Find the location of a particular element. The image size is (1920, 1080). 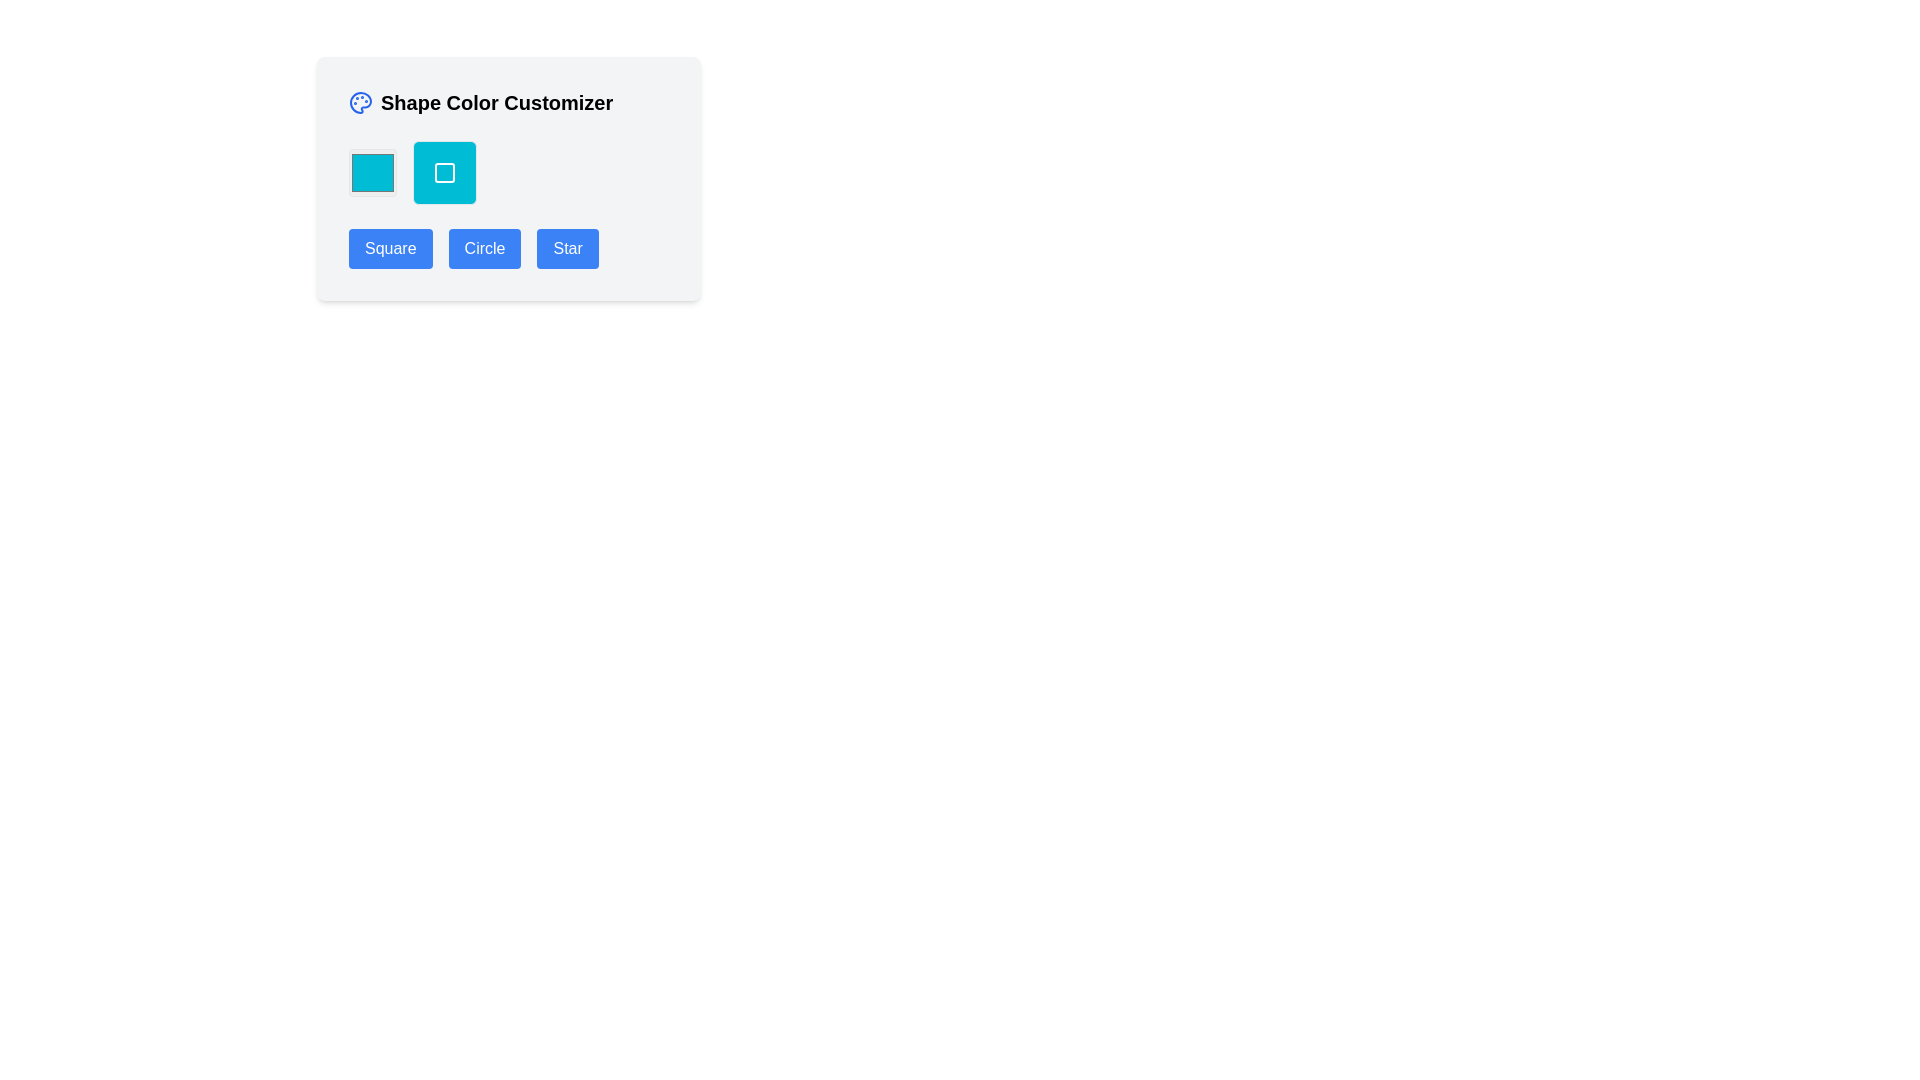

the 'Star' button, which is the third button in a row of buttons labeled 'Square', 'Circle', and 'Star', located near the bottom-center of the 'Shape Color Customizer' card interface is located at coordinates (567, 248).